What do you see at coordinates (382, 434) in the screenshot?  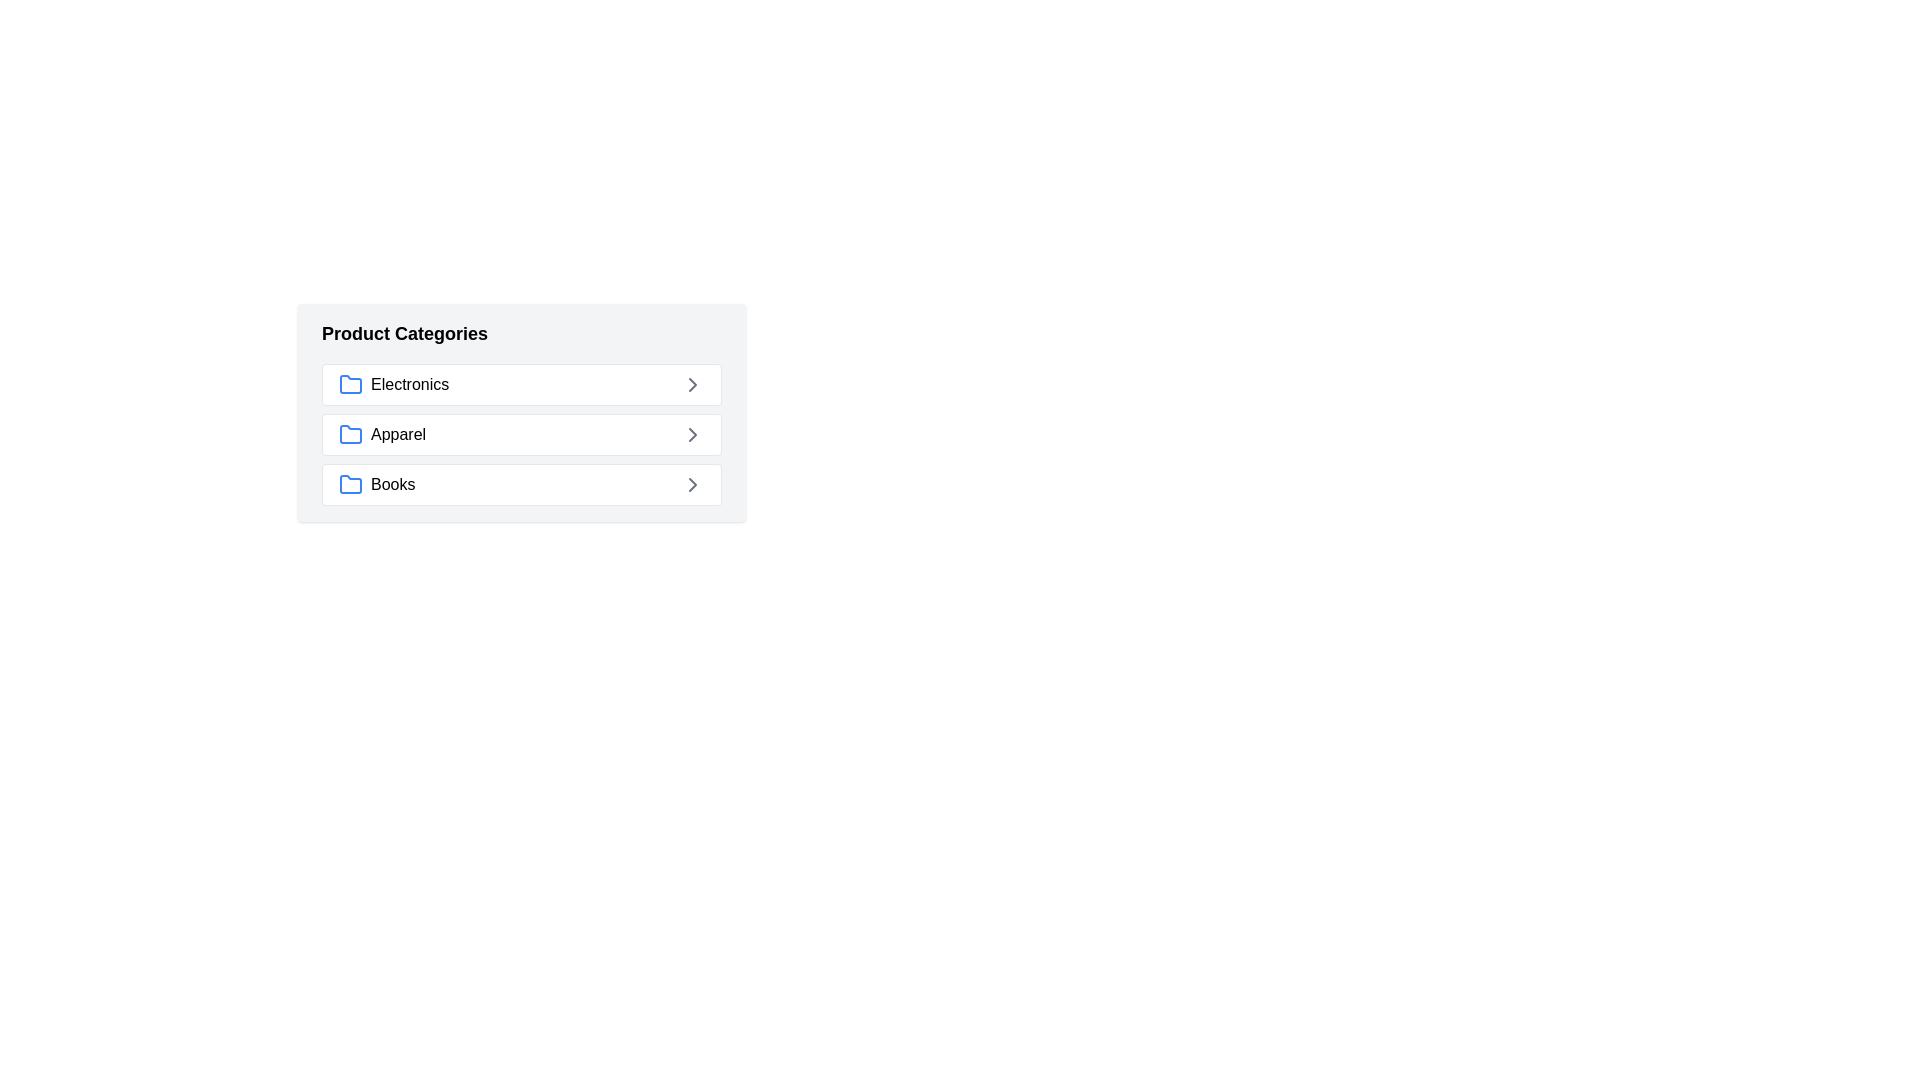 I see `the 'Apparel' text label with a folder icon` at bounding box center [382, 434].